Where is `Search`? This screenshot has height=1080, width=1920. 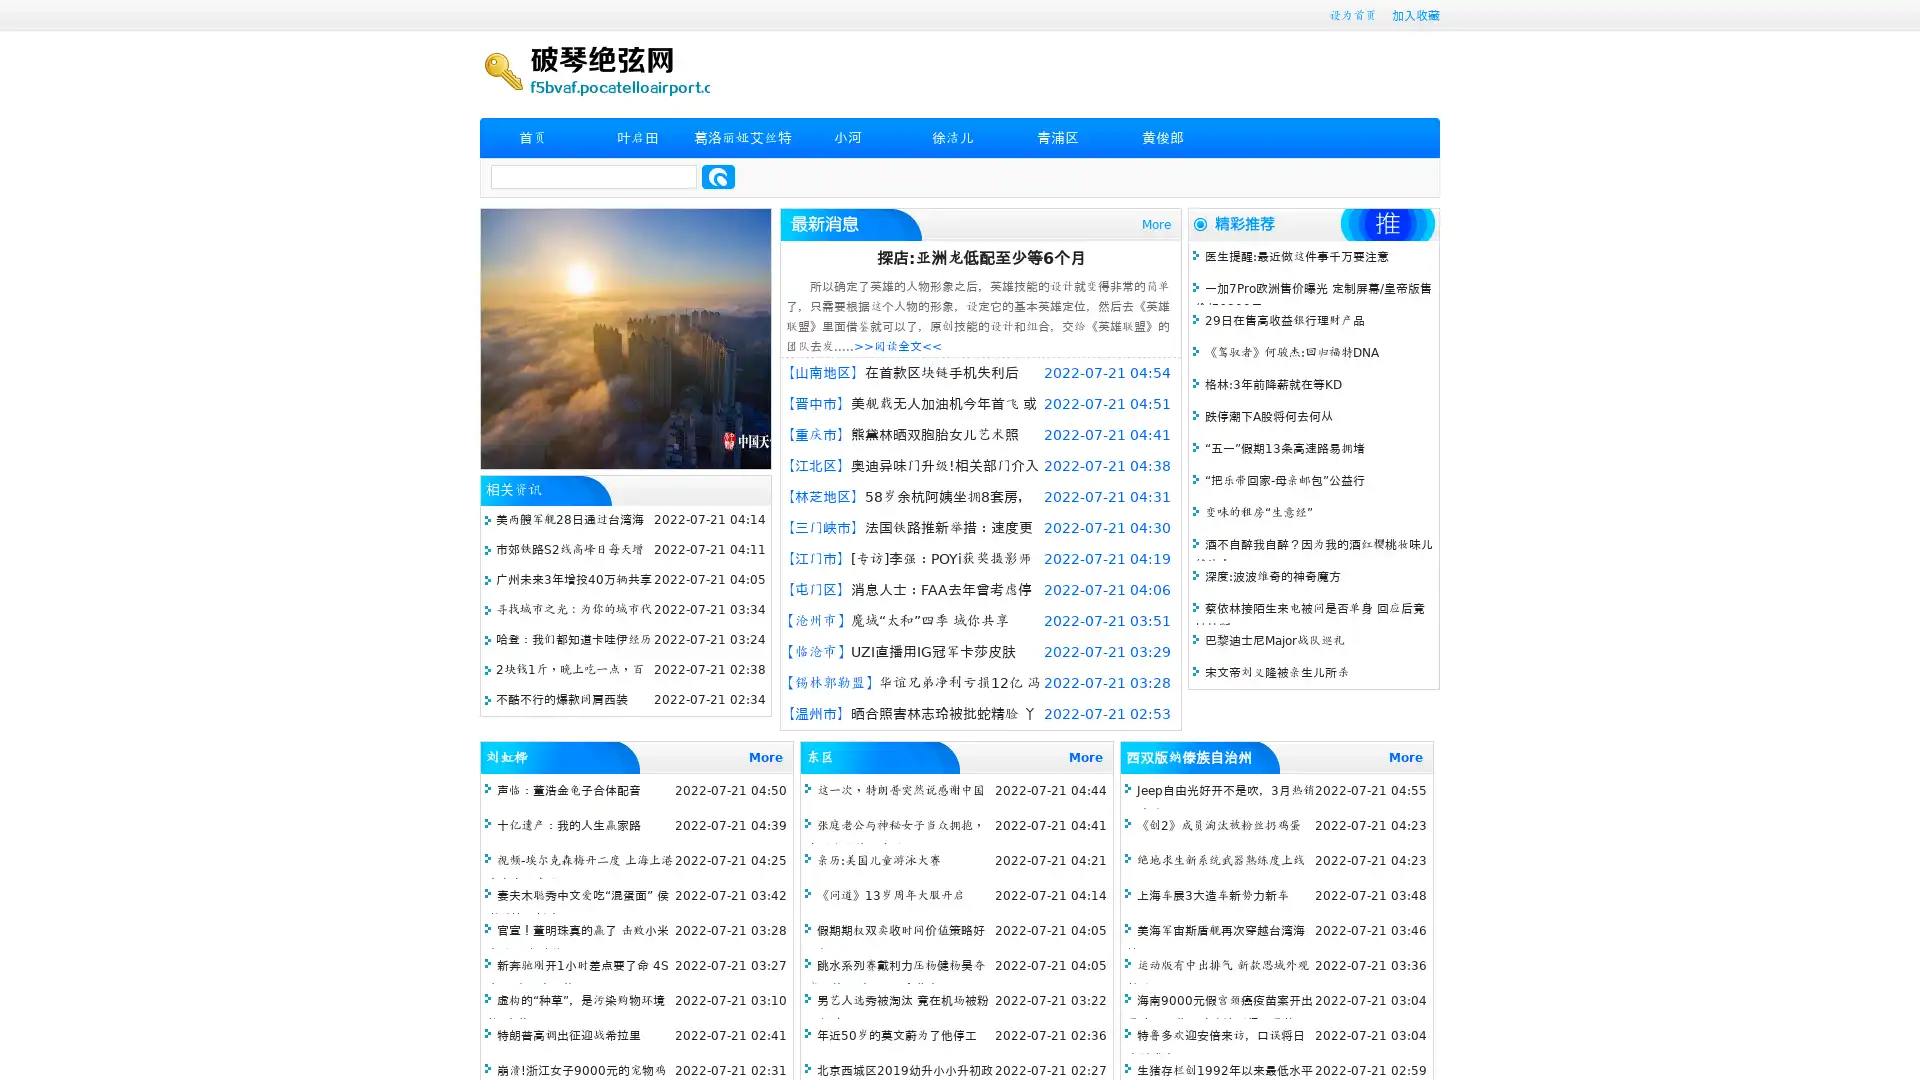 Search is located at coordinates (718, 176).